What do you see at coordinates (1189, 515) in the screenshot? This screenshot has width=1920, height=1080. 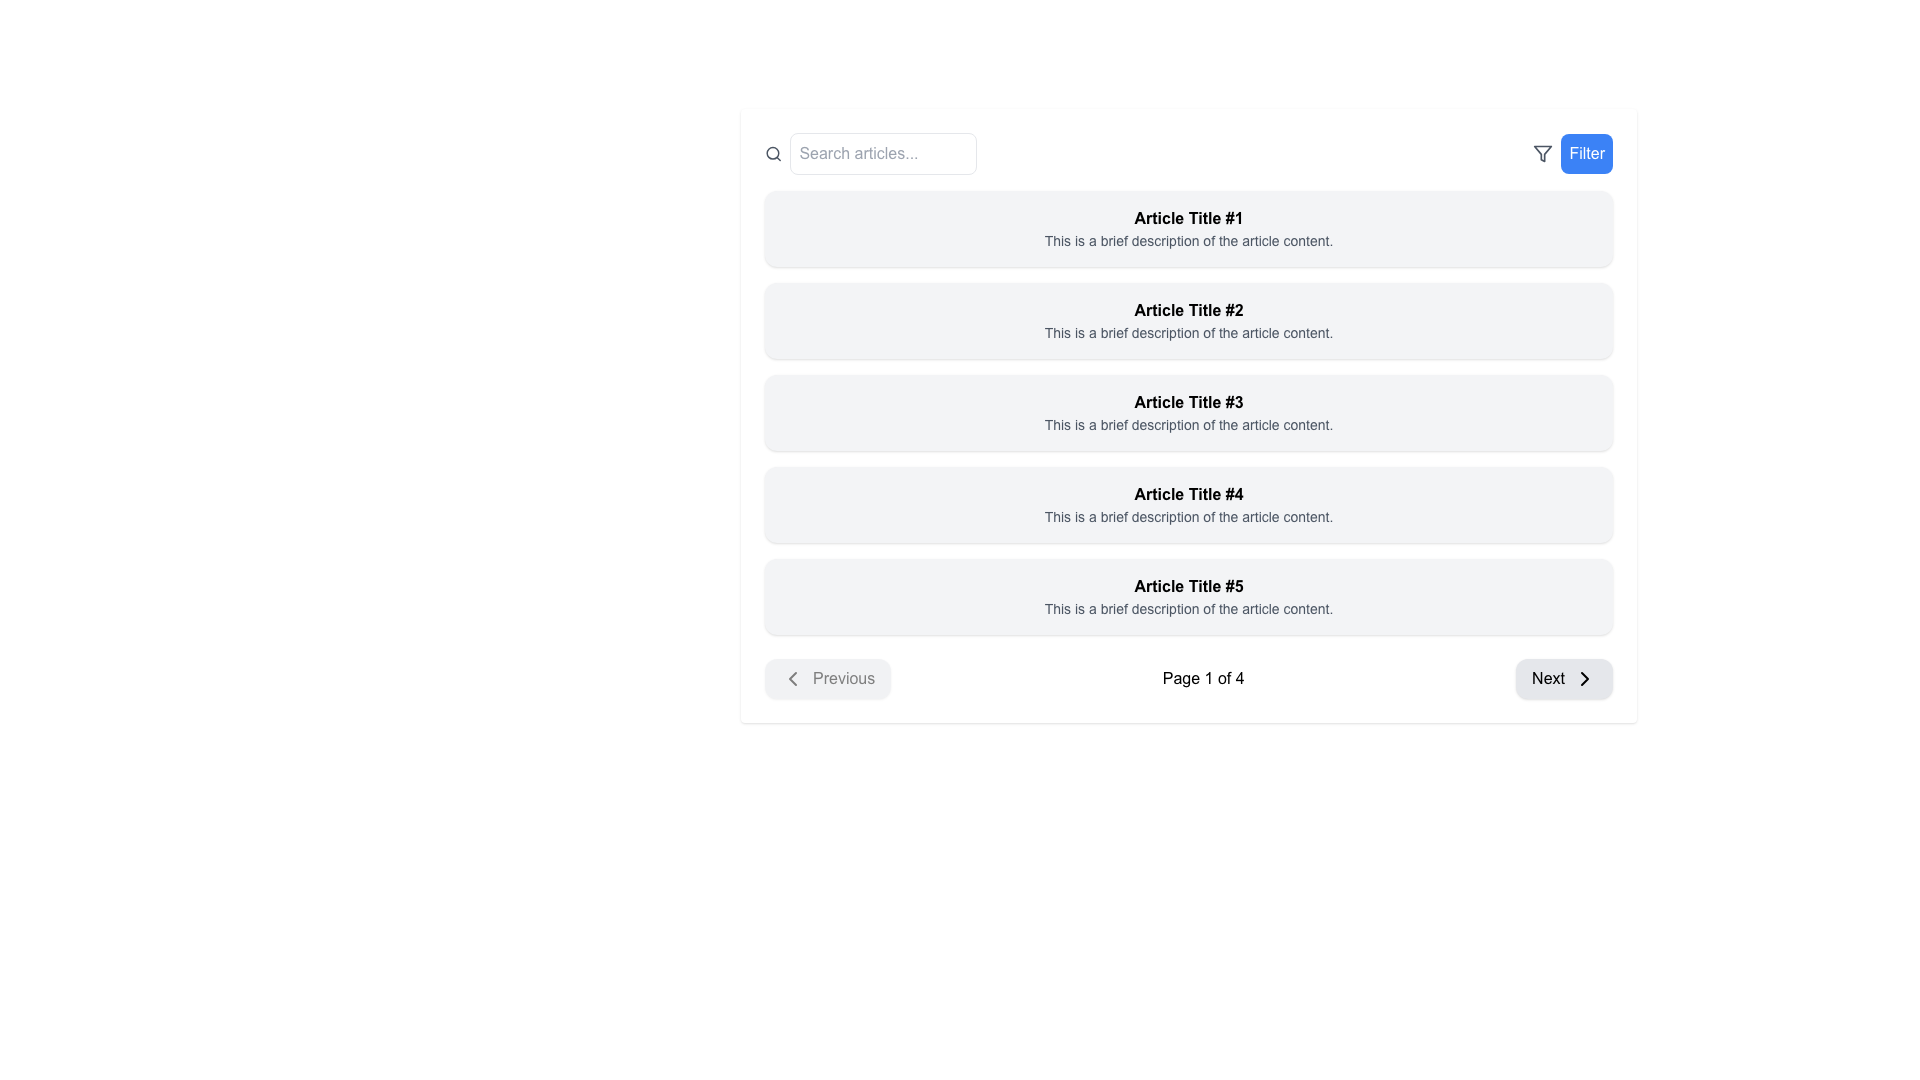 I see `the descriptive summary text that provides context about the article, positioned below 'Article Title #4'` at bounding box center [1189, 515].